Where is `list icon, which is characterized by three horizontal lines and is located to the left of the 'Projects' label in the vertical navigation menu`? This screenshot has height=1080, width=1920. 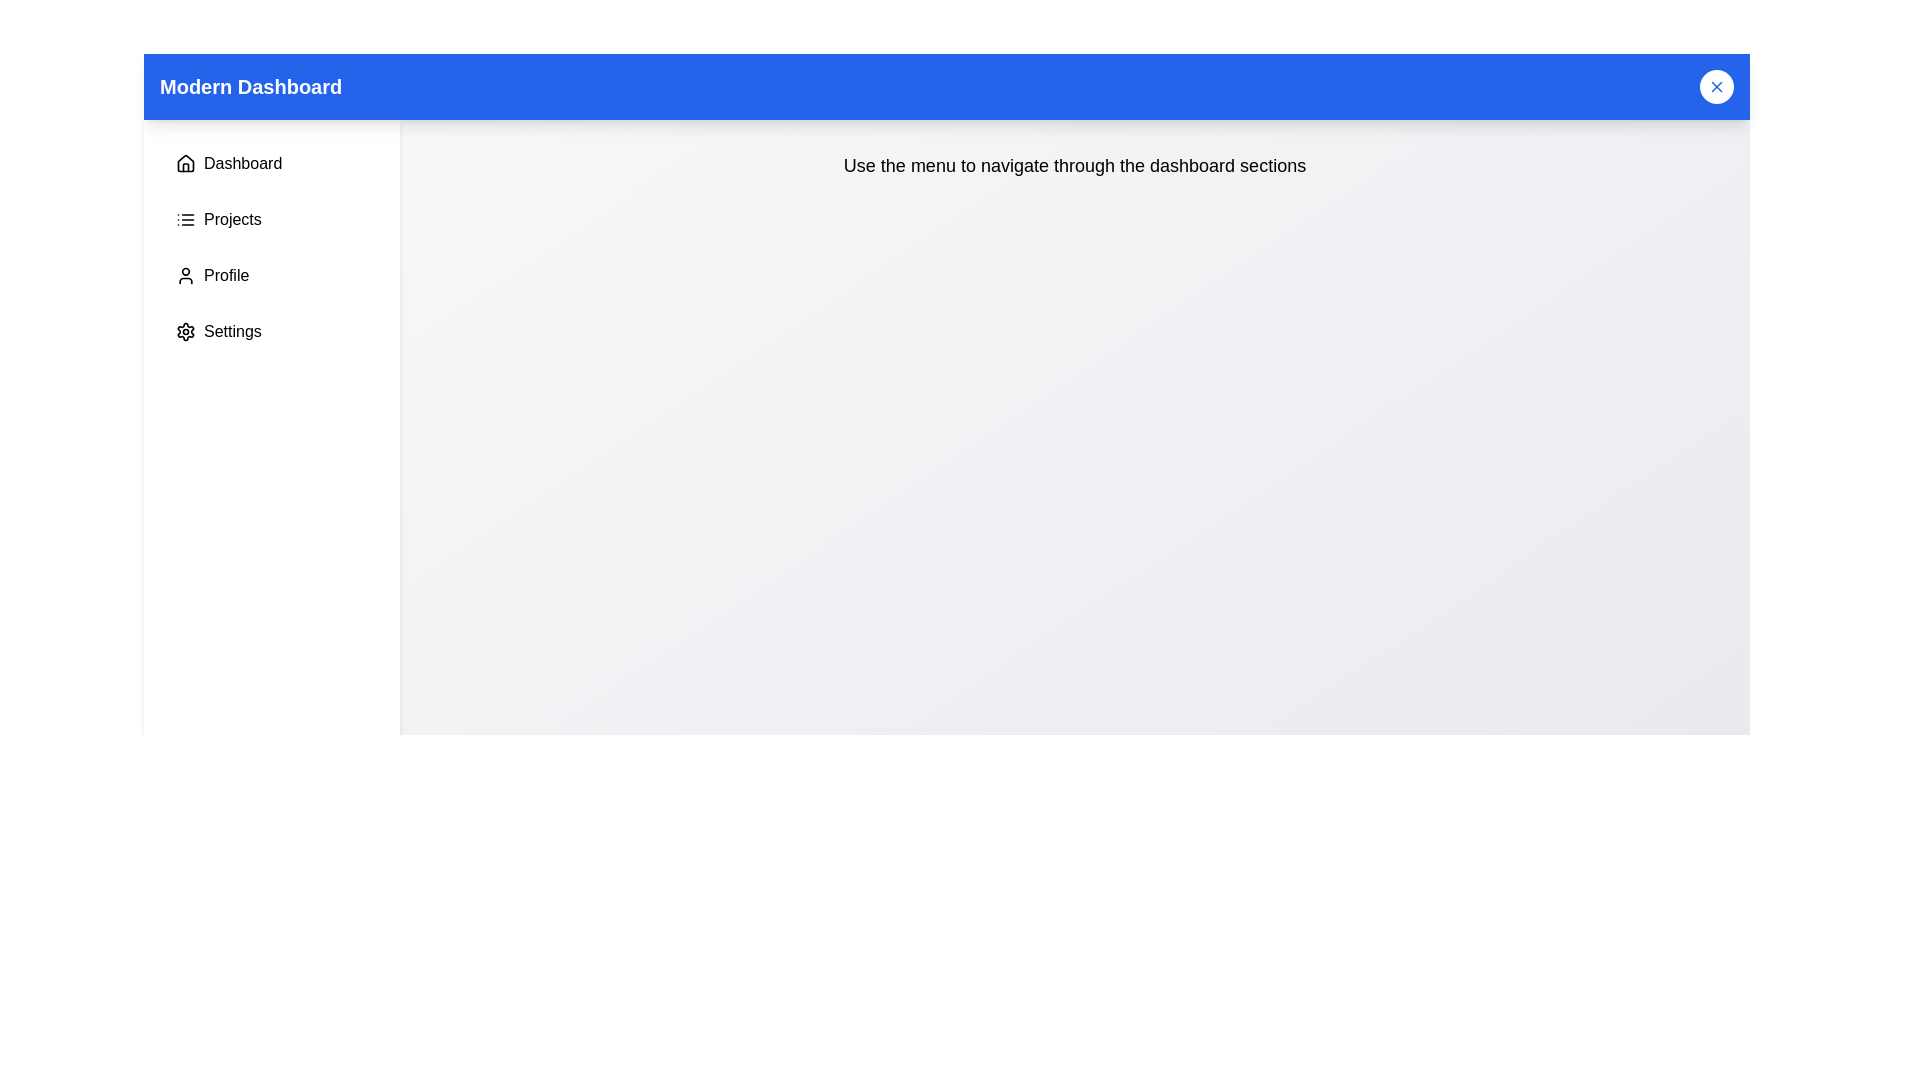
list icon, which is characterized by three horizontal lines and is located to the left of the 'Projects' label in the vertical navigation menu is located at coordinates (186, 219).